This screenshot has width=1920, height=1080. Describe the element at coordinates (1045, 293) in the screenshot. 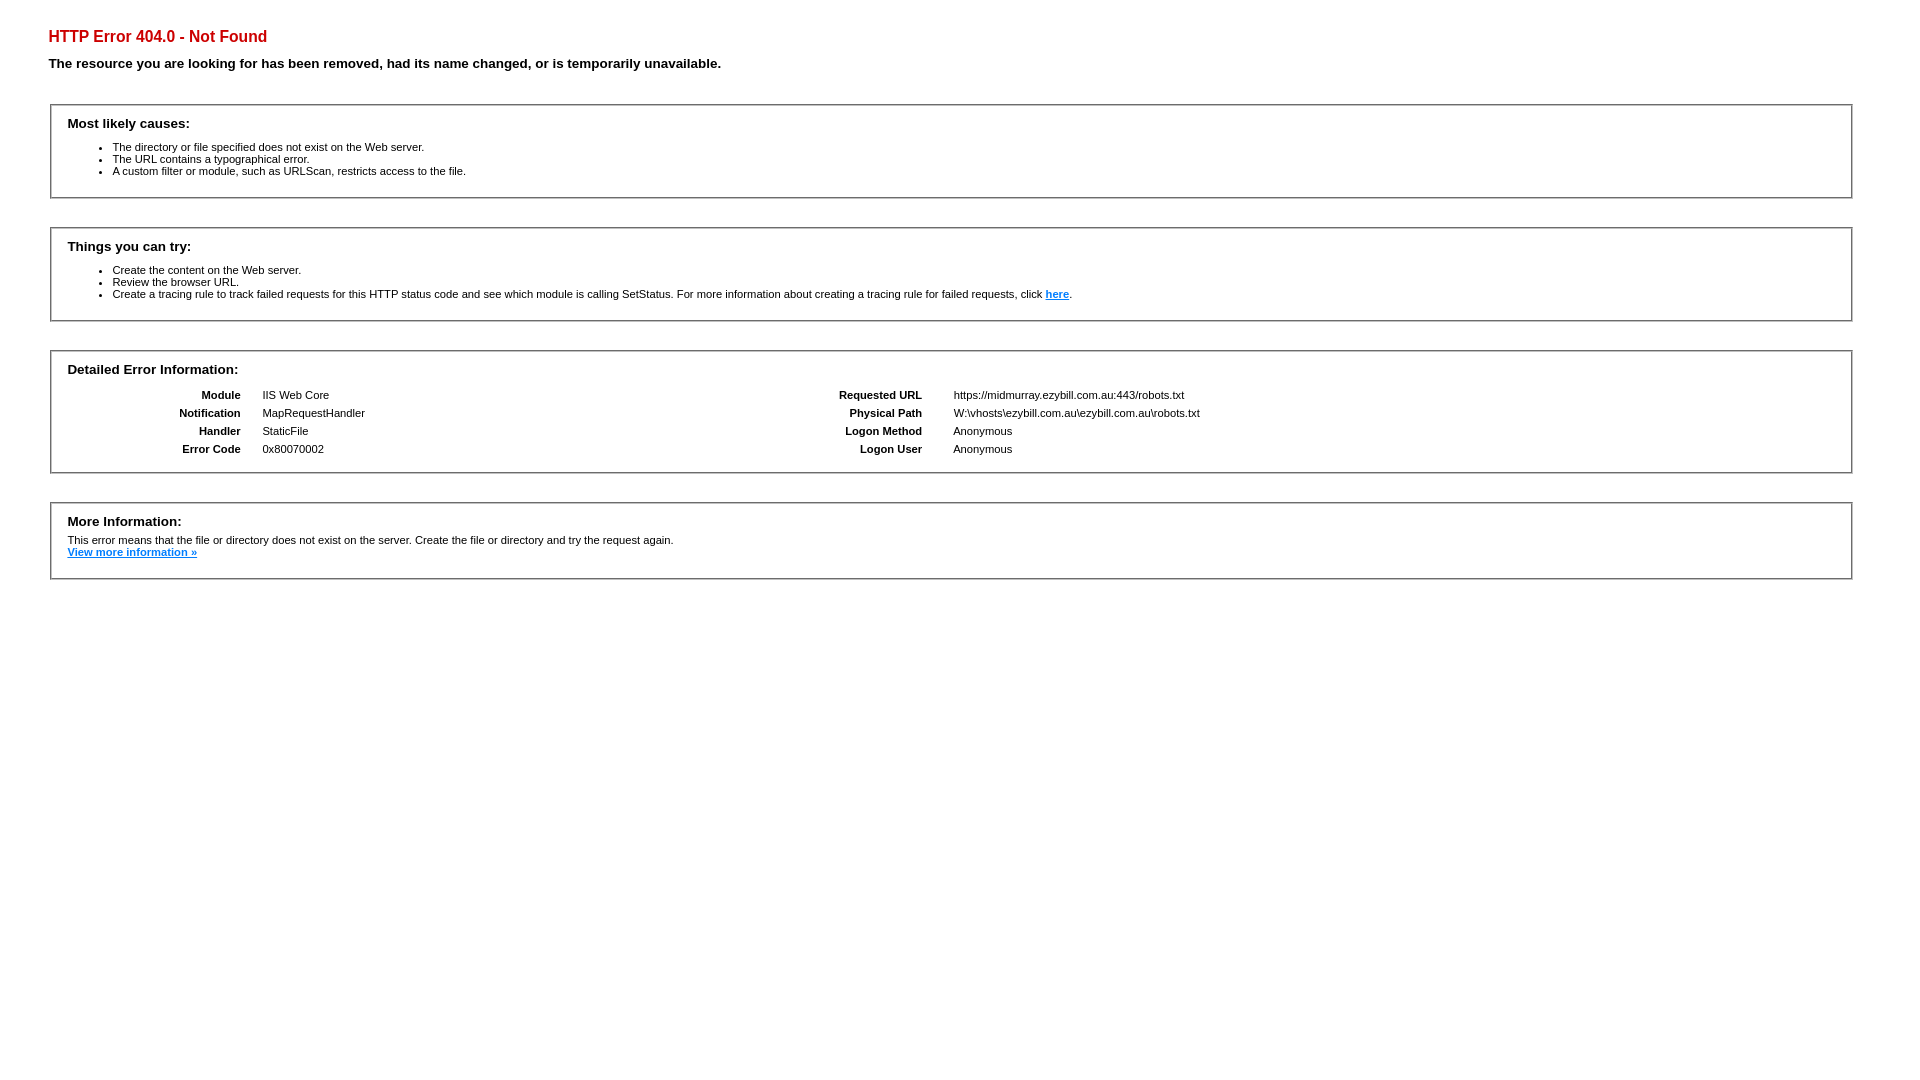

I see `'here'` at that location.